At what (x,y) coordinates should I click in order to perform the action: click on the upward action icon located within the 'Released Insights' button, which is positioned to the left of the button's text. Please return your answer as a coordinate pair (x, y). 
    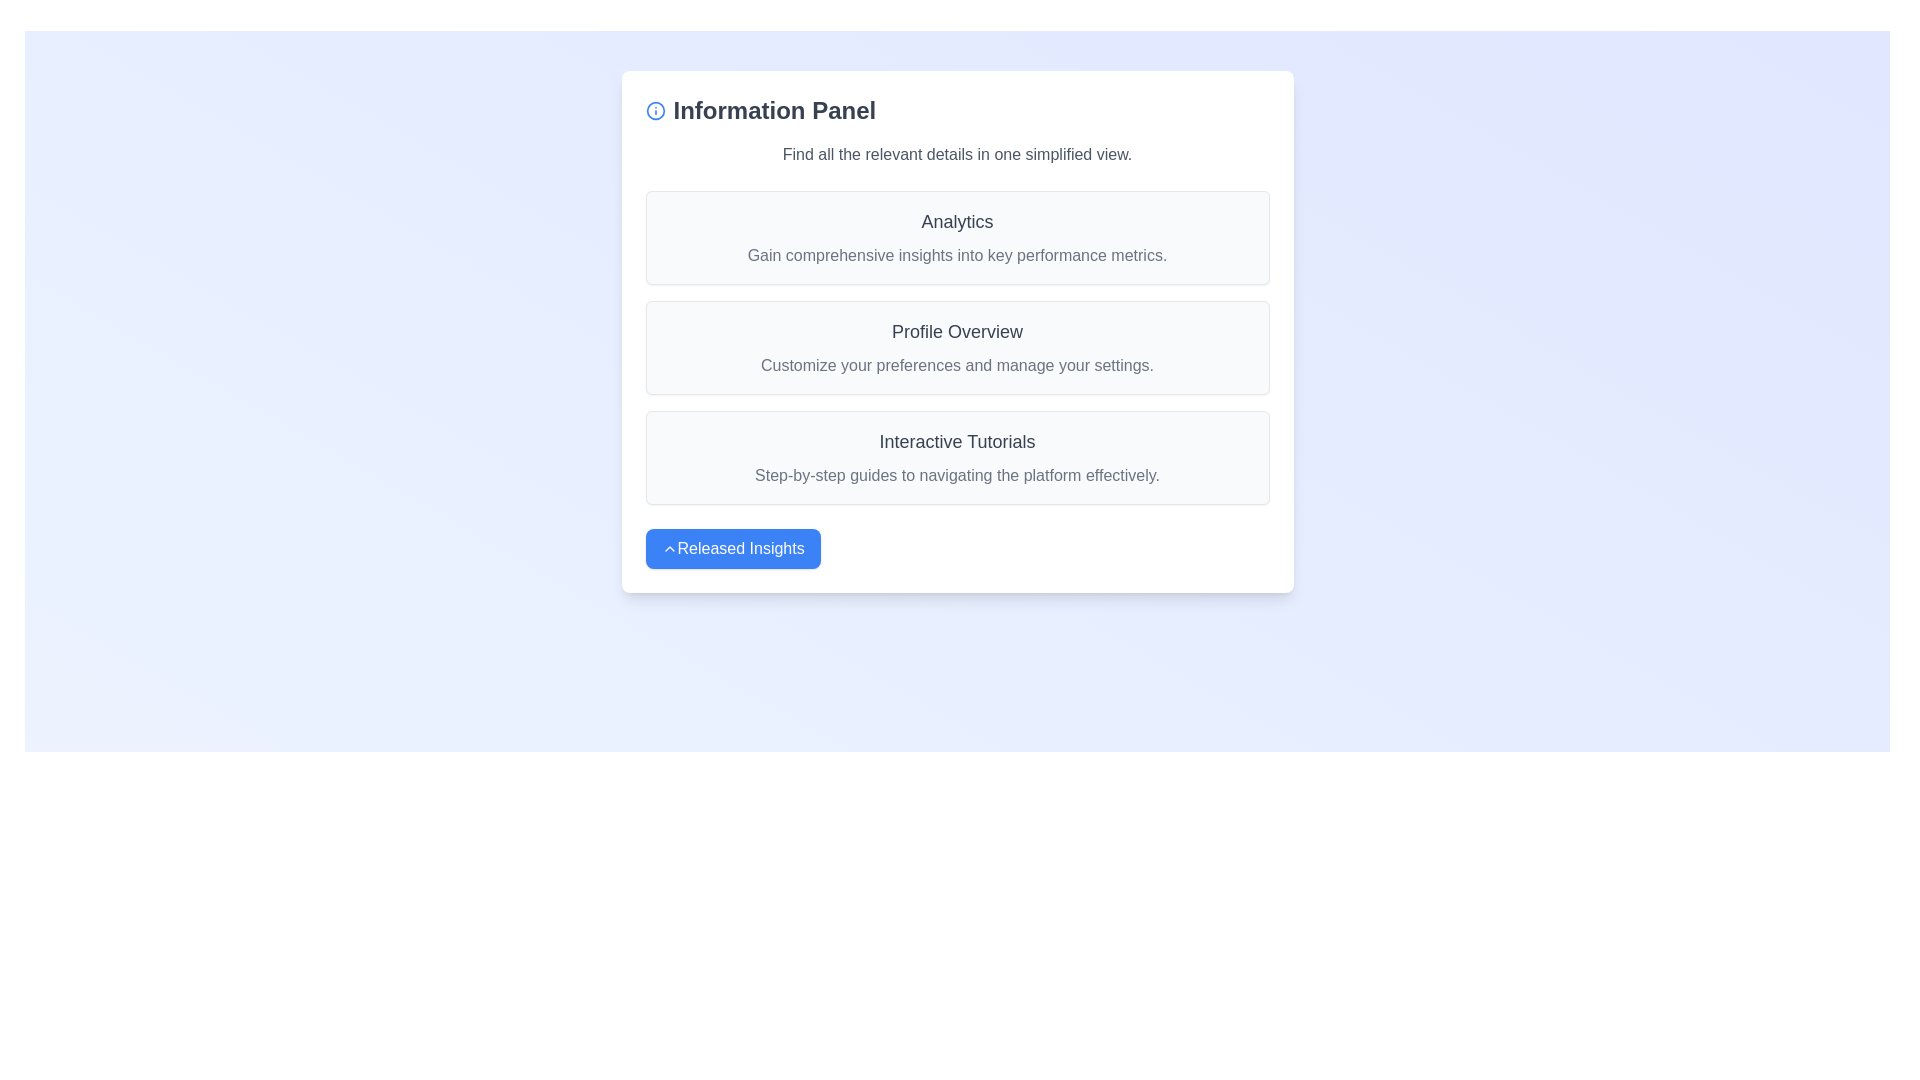
    Looking at the image, I should click on (669, 548).